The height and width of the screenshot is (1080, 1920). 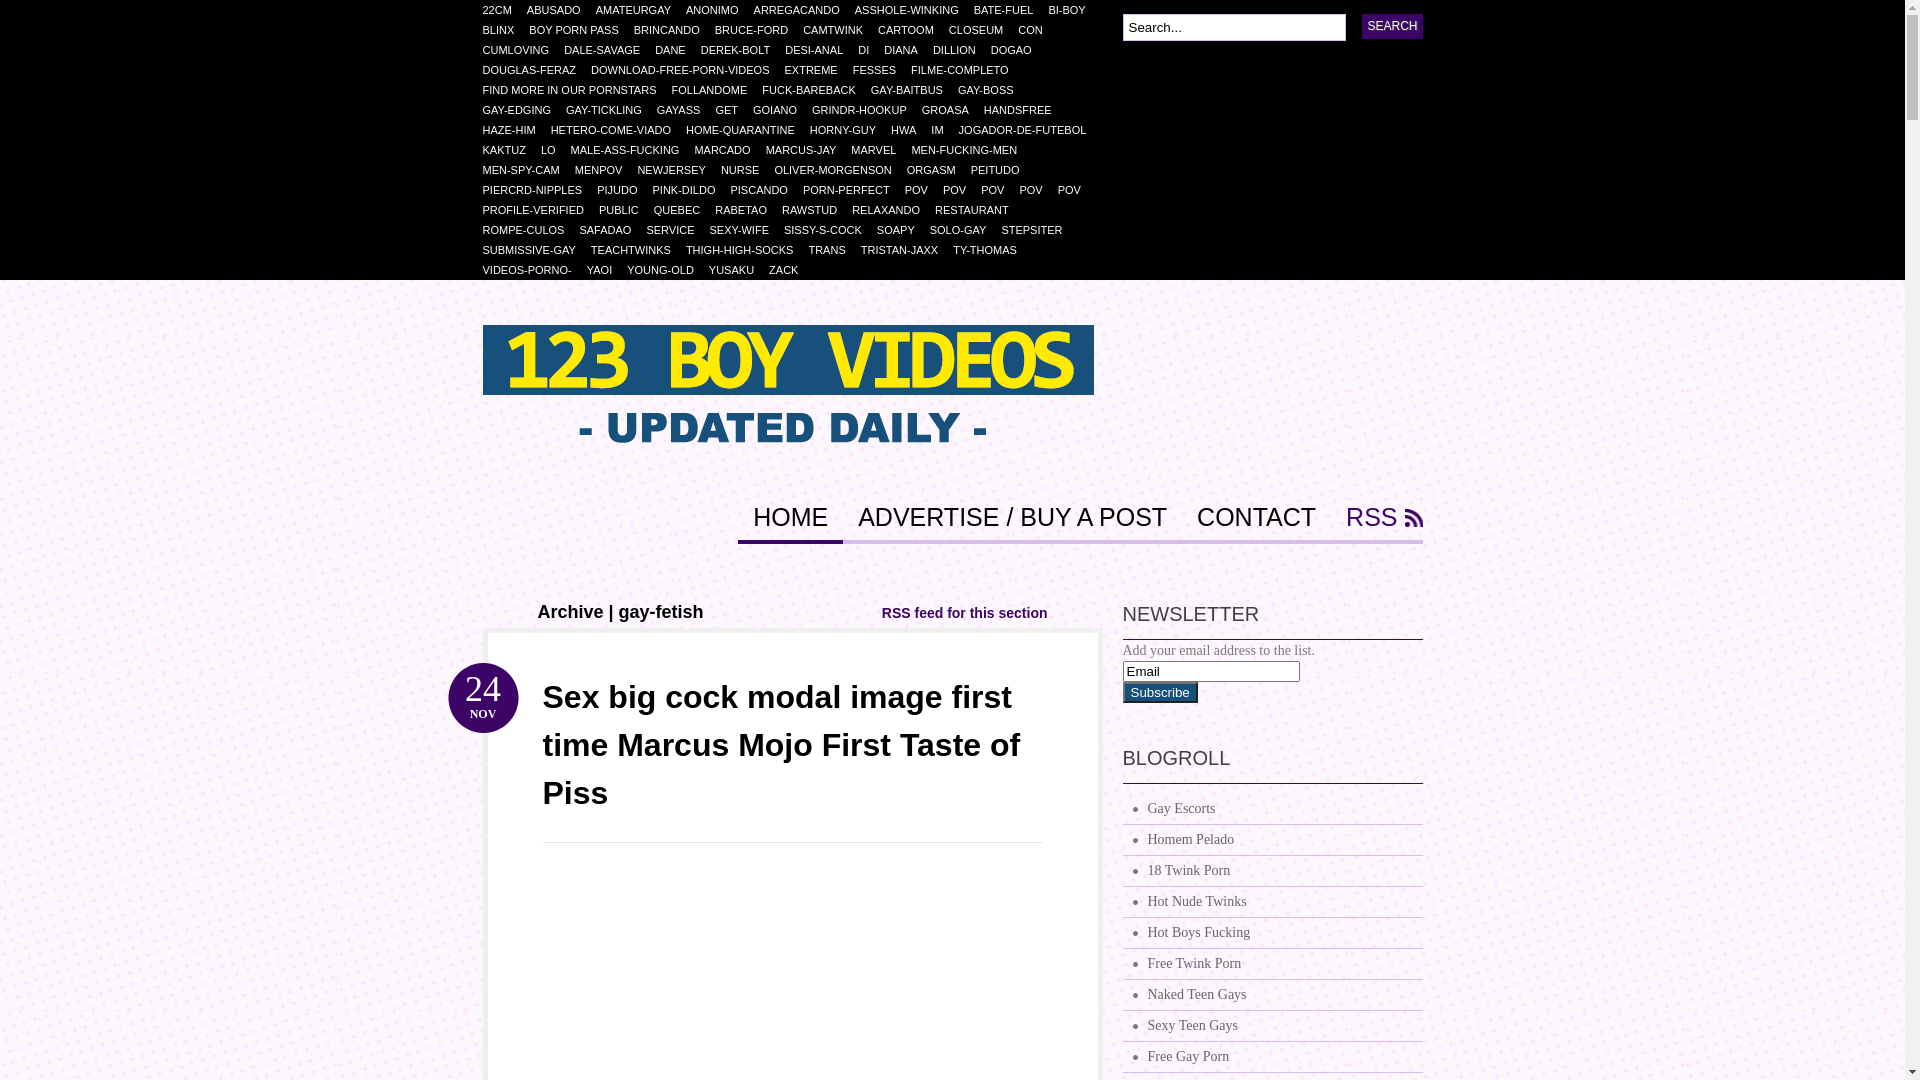 I want to click on 'ROMPE-CULOS', so click(x=530, y=229).